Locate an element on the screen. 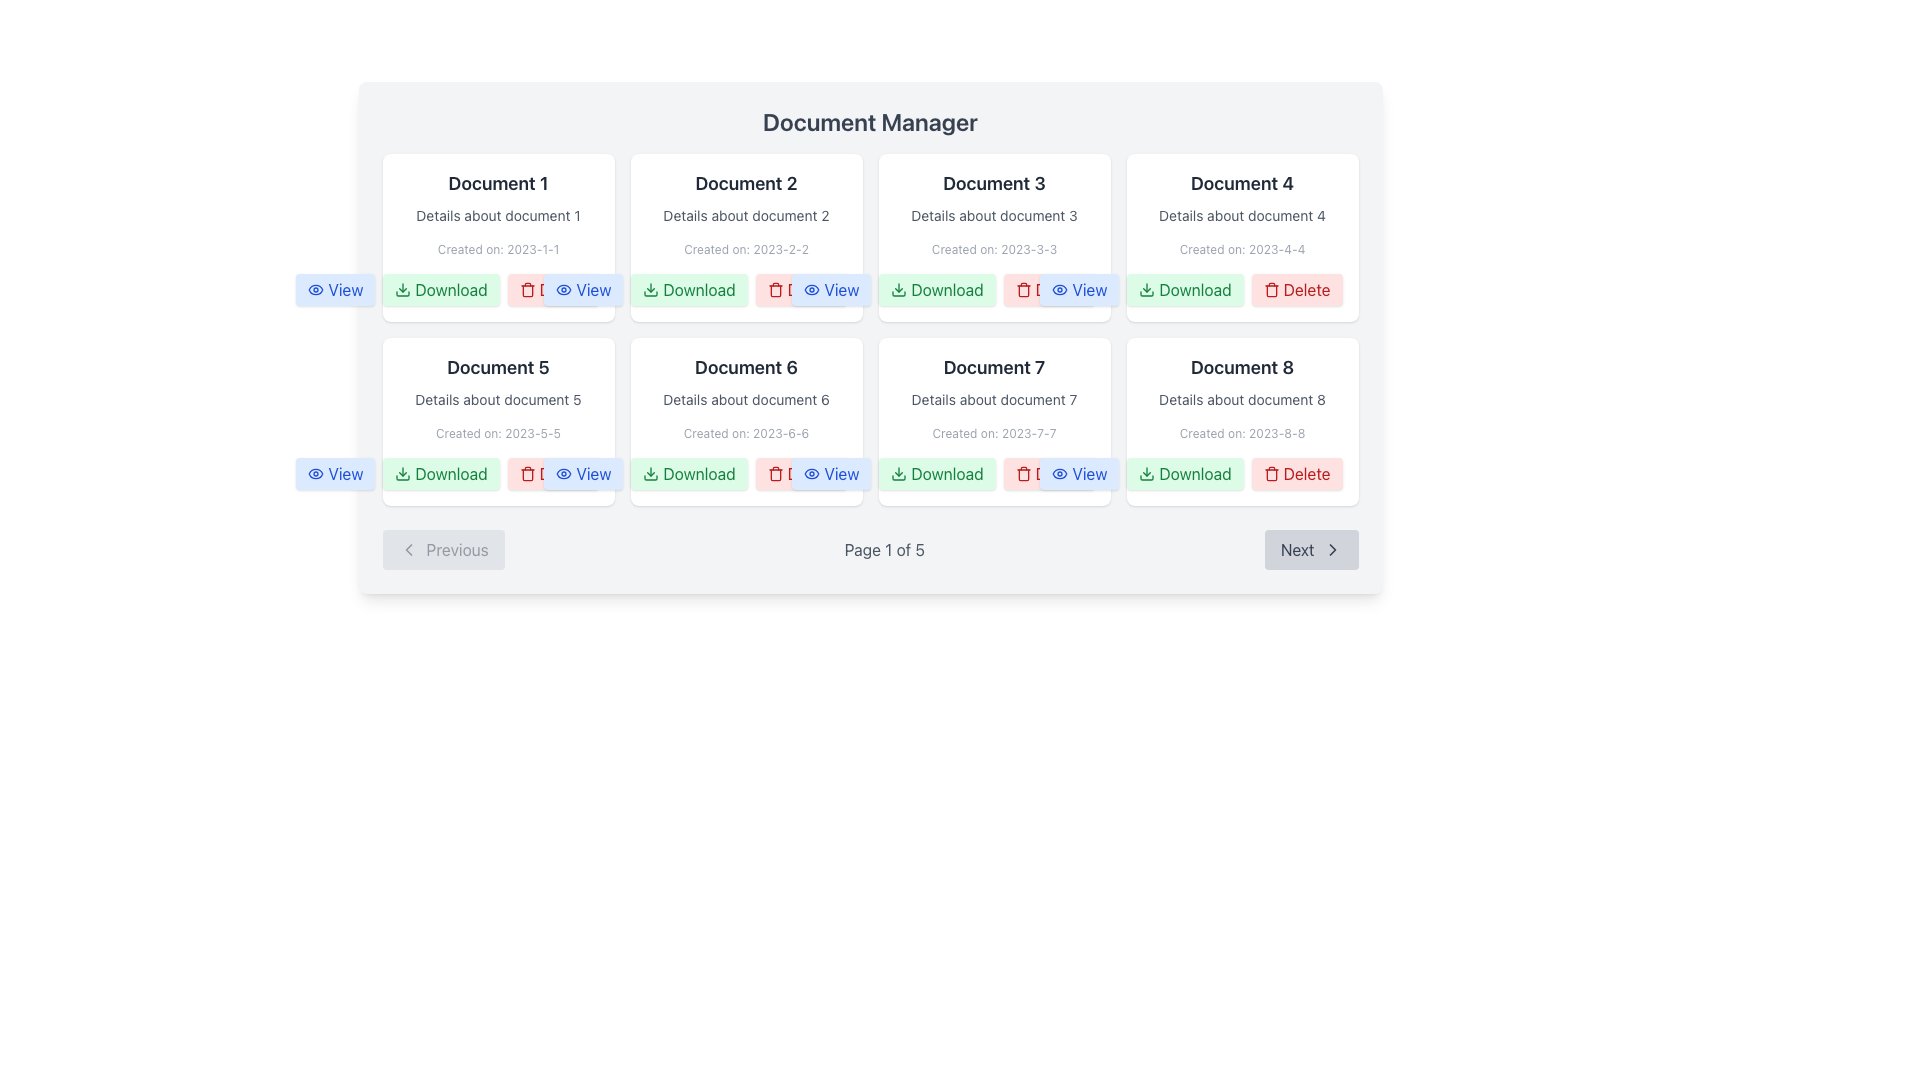 The image size is (1920, 1080). the first interactive button in the grid layout for Document 5 is located at coordinates (582, 474).